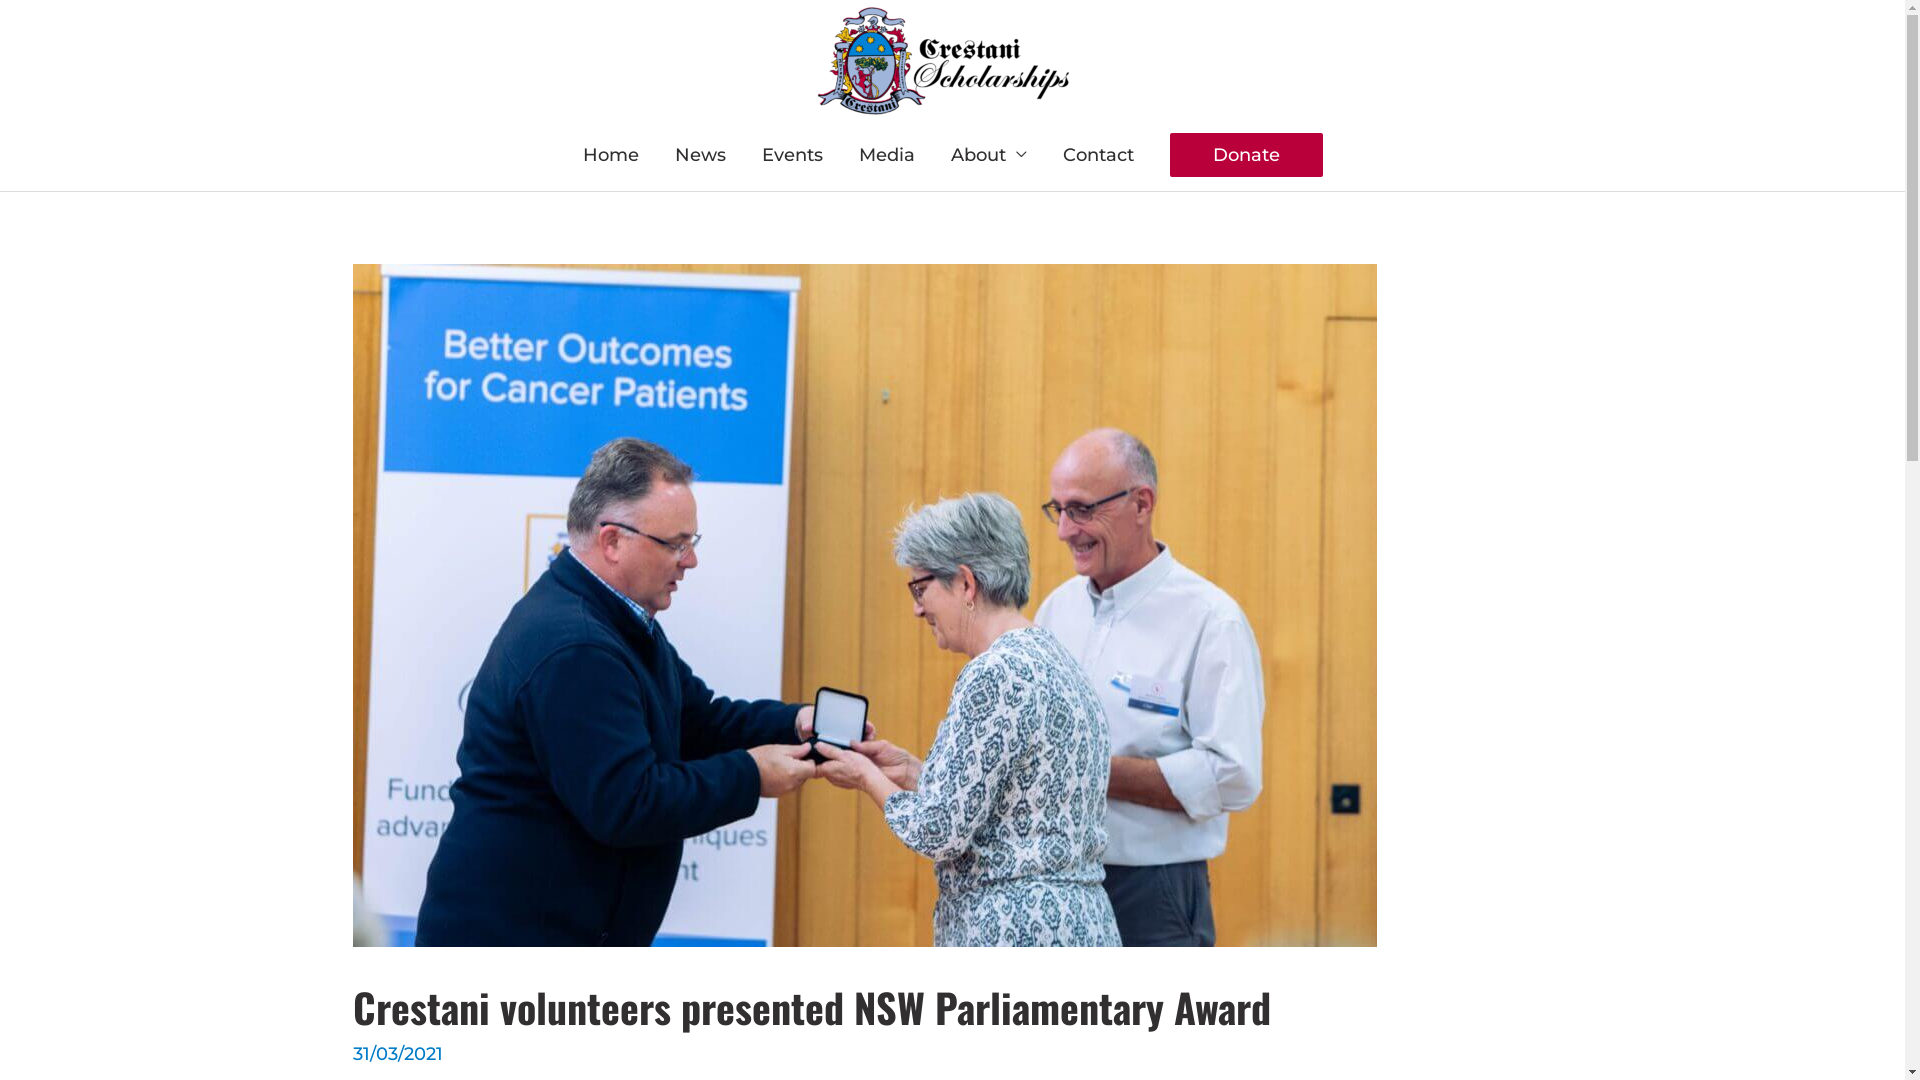 This screenshot has height=1080, width=1920. Describe the element at coordinates (885, 153) in the screenshot. I see `'Media'` at that location.